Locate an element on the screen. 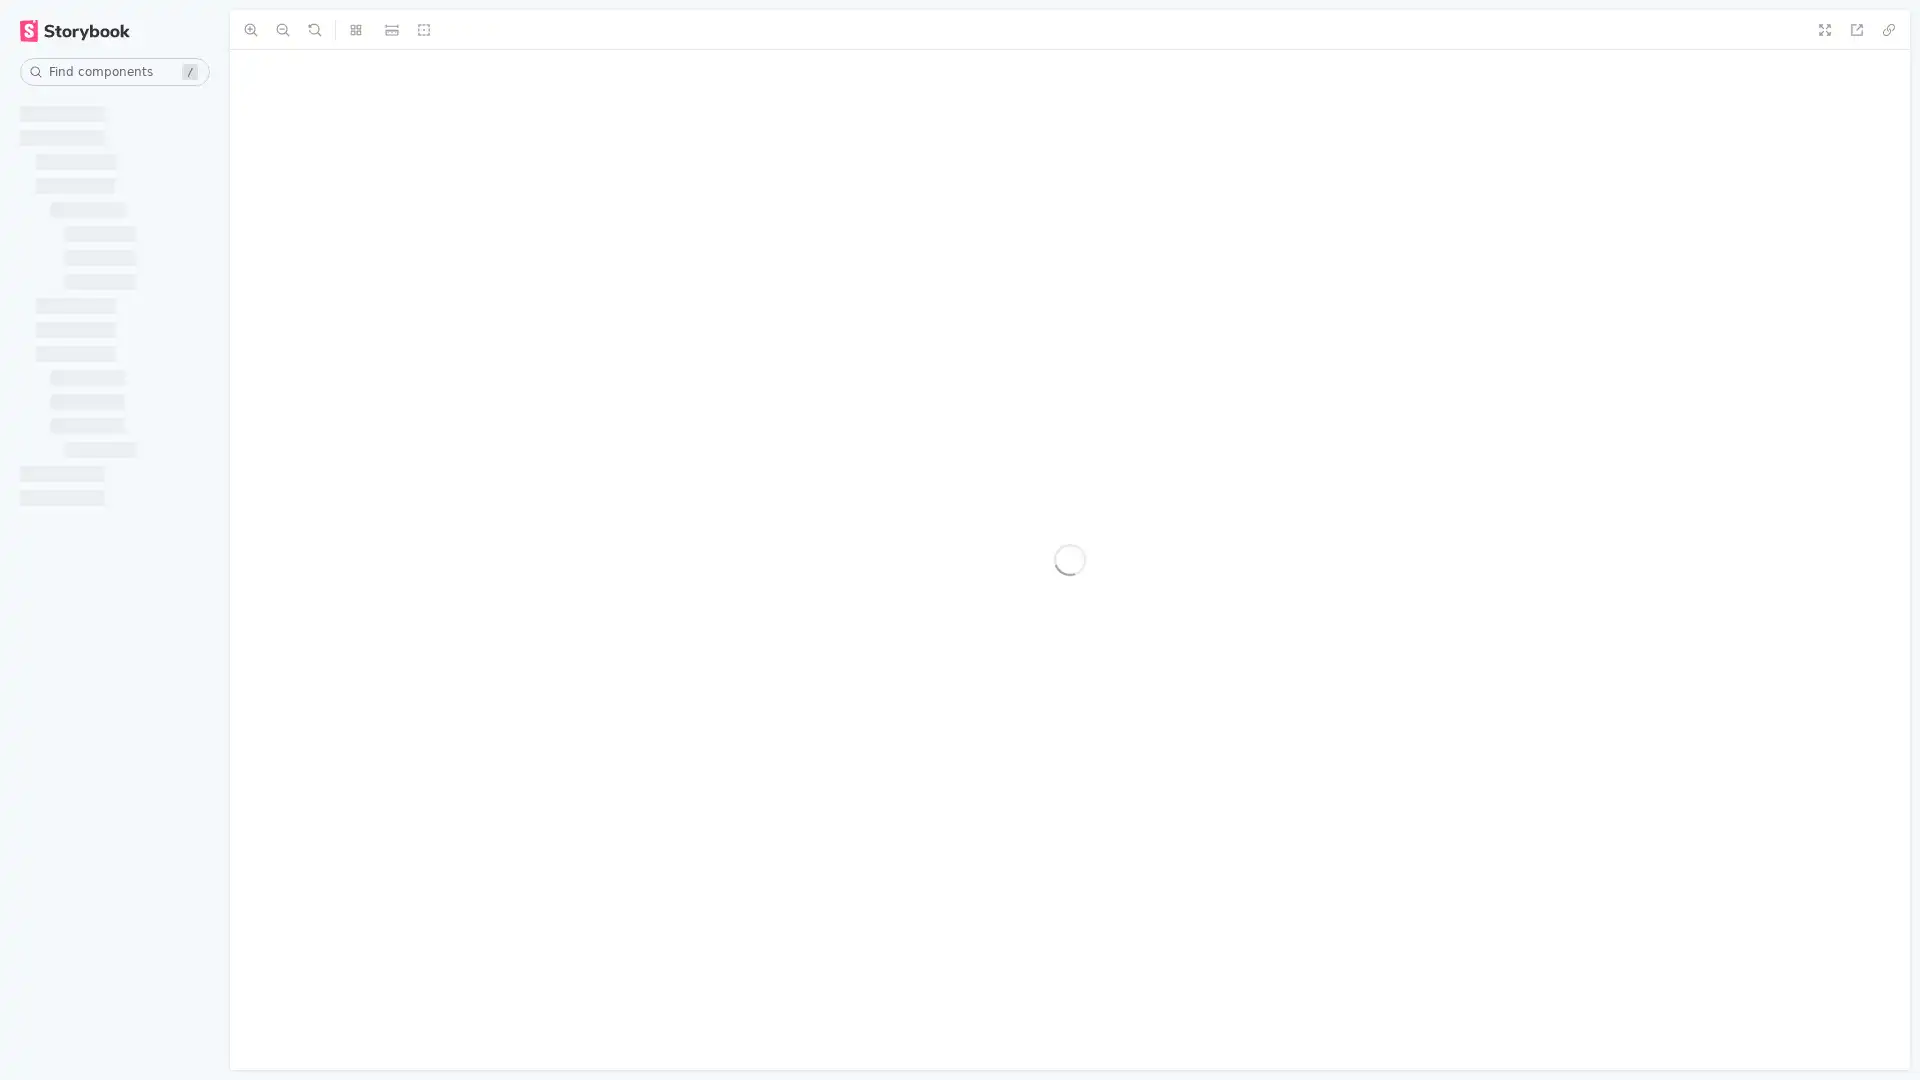  INTERNAL DOCUMENTATION is located at coordinates (104, 385).